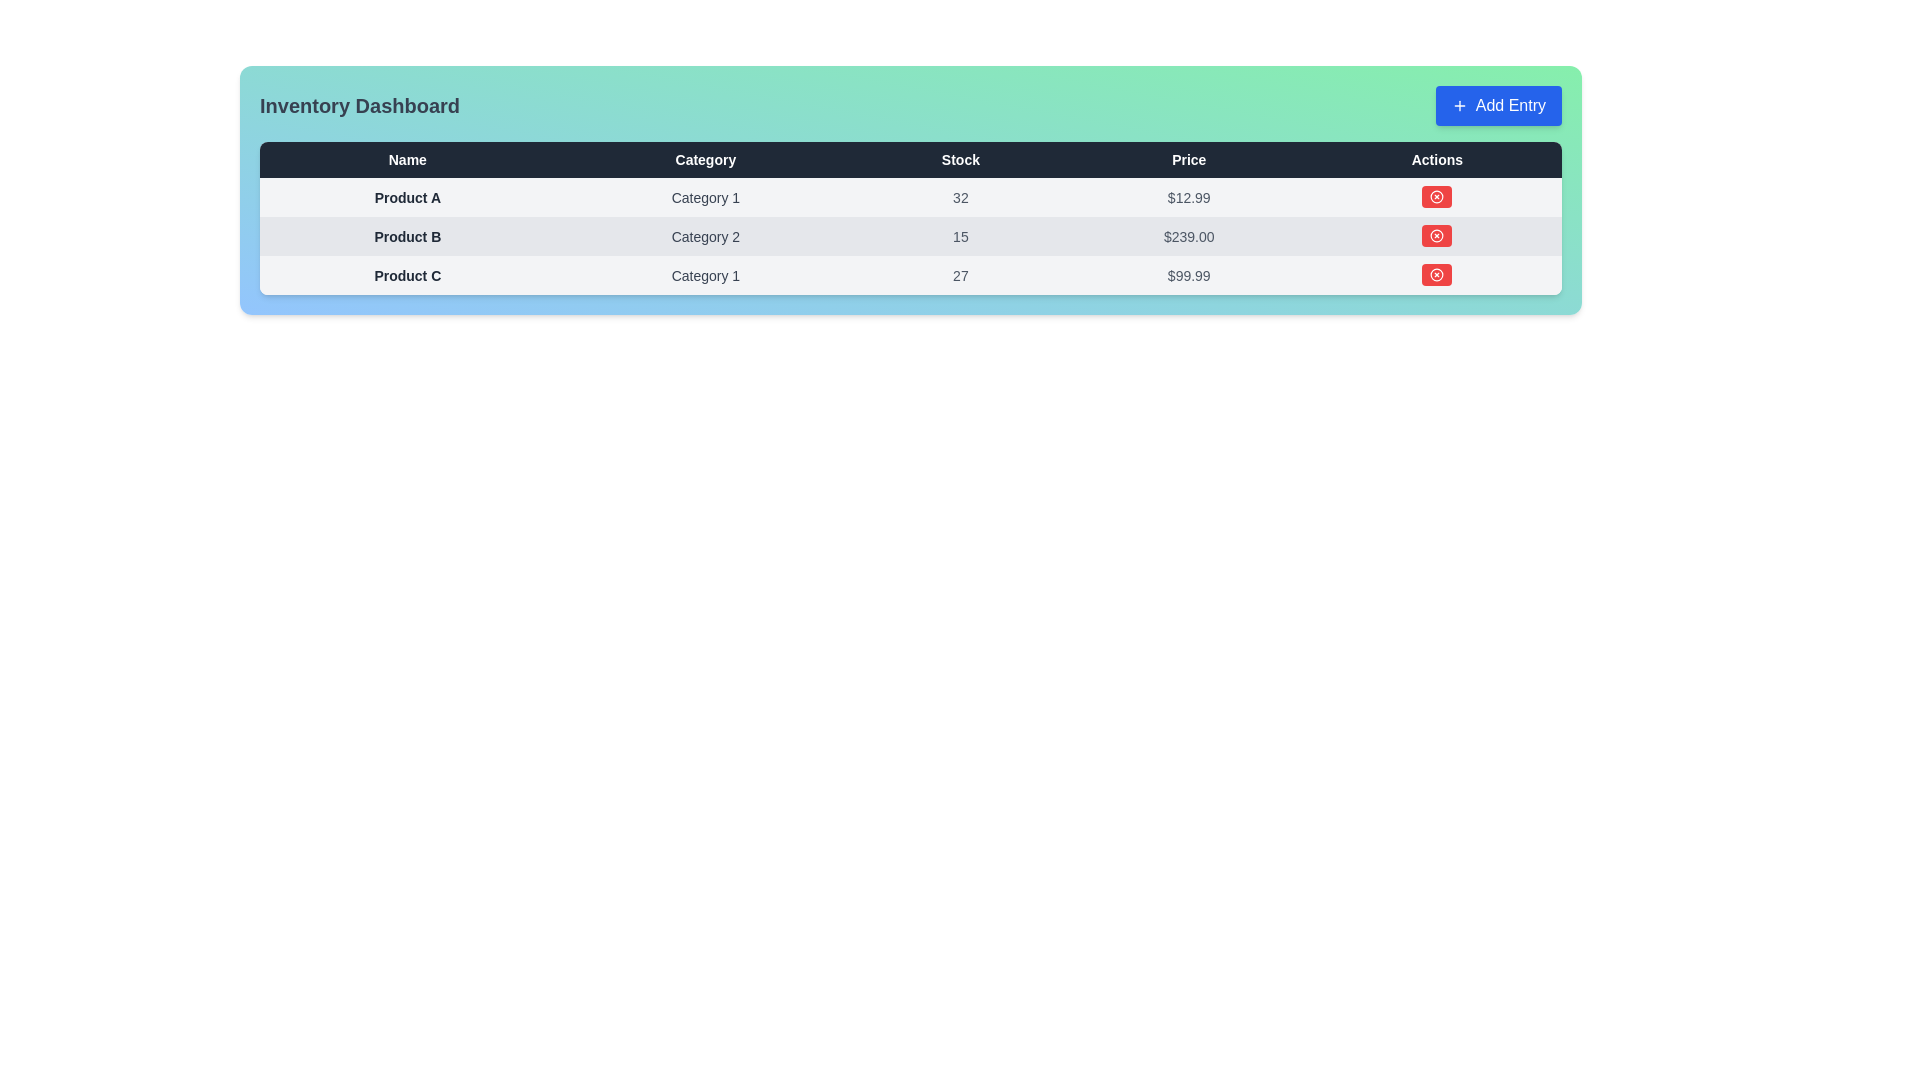  What do you see at coordinates (1436, 274) in the screenshot?
I see `the outlined circle in the 'Actions' column of the last row corresponding to 'Product C'` at bounding box center [1436, 274].